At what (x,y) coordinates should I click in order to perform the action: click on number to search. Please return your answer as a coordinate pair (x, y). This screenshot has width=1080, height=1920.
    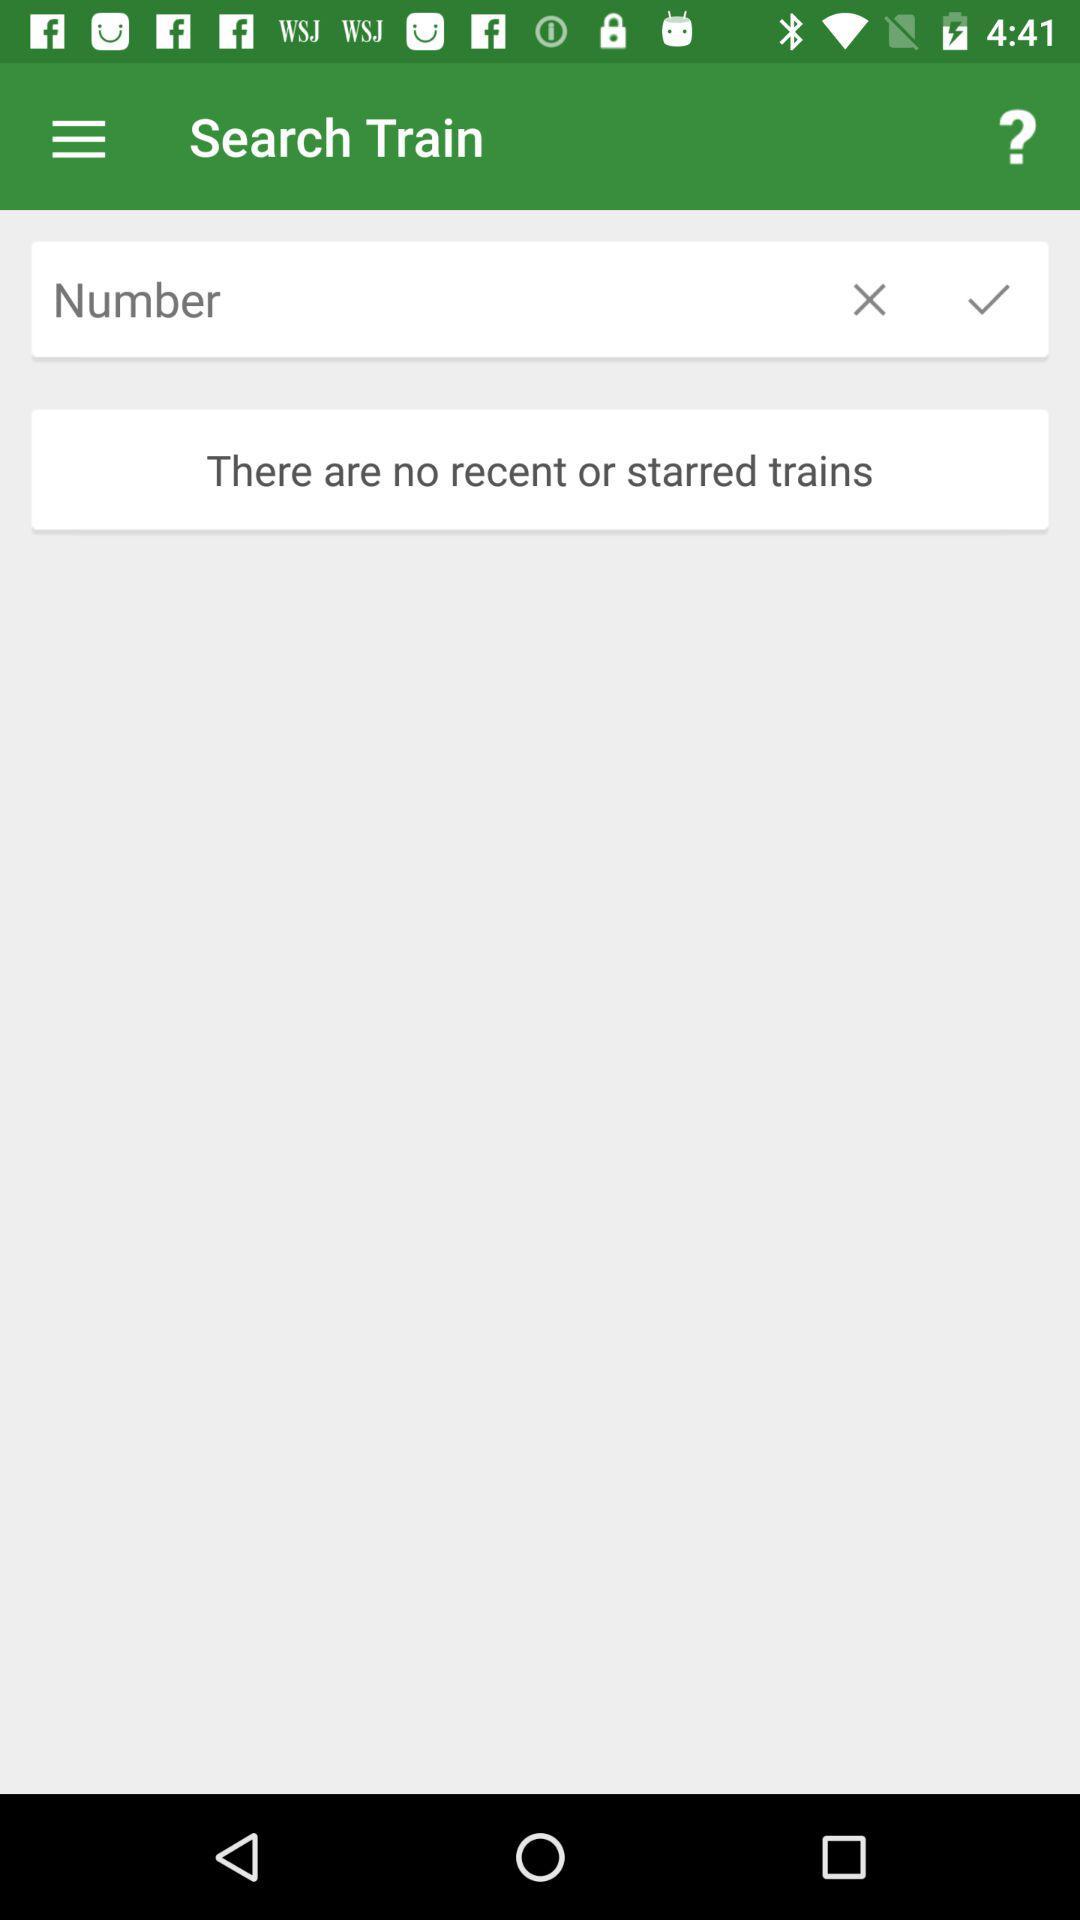
    Looking at the image, I should click on (419, 298).